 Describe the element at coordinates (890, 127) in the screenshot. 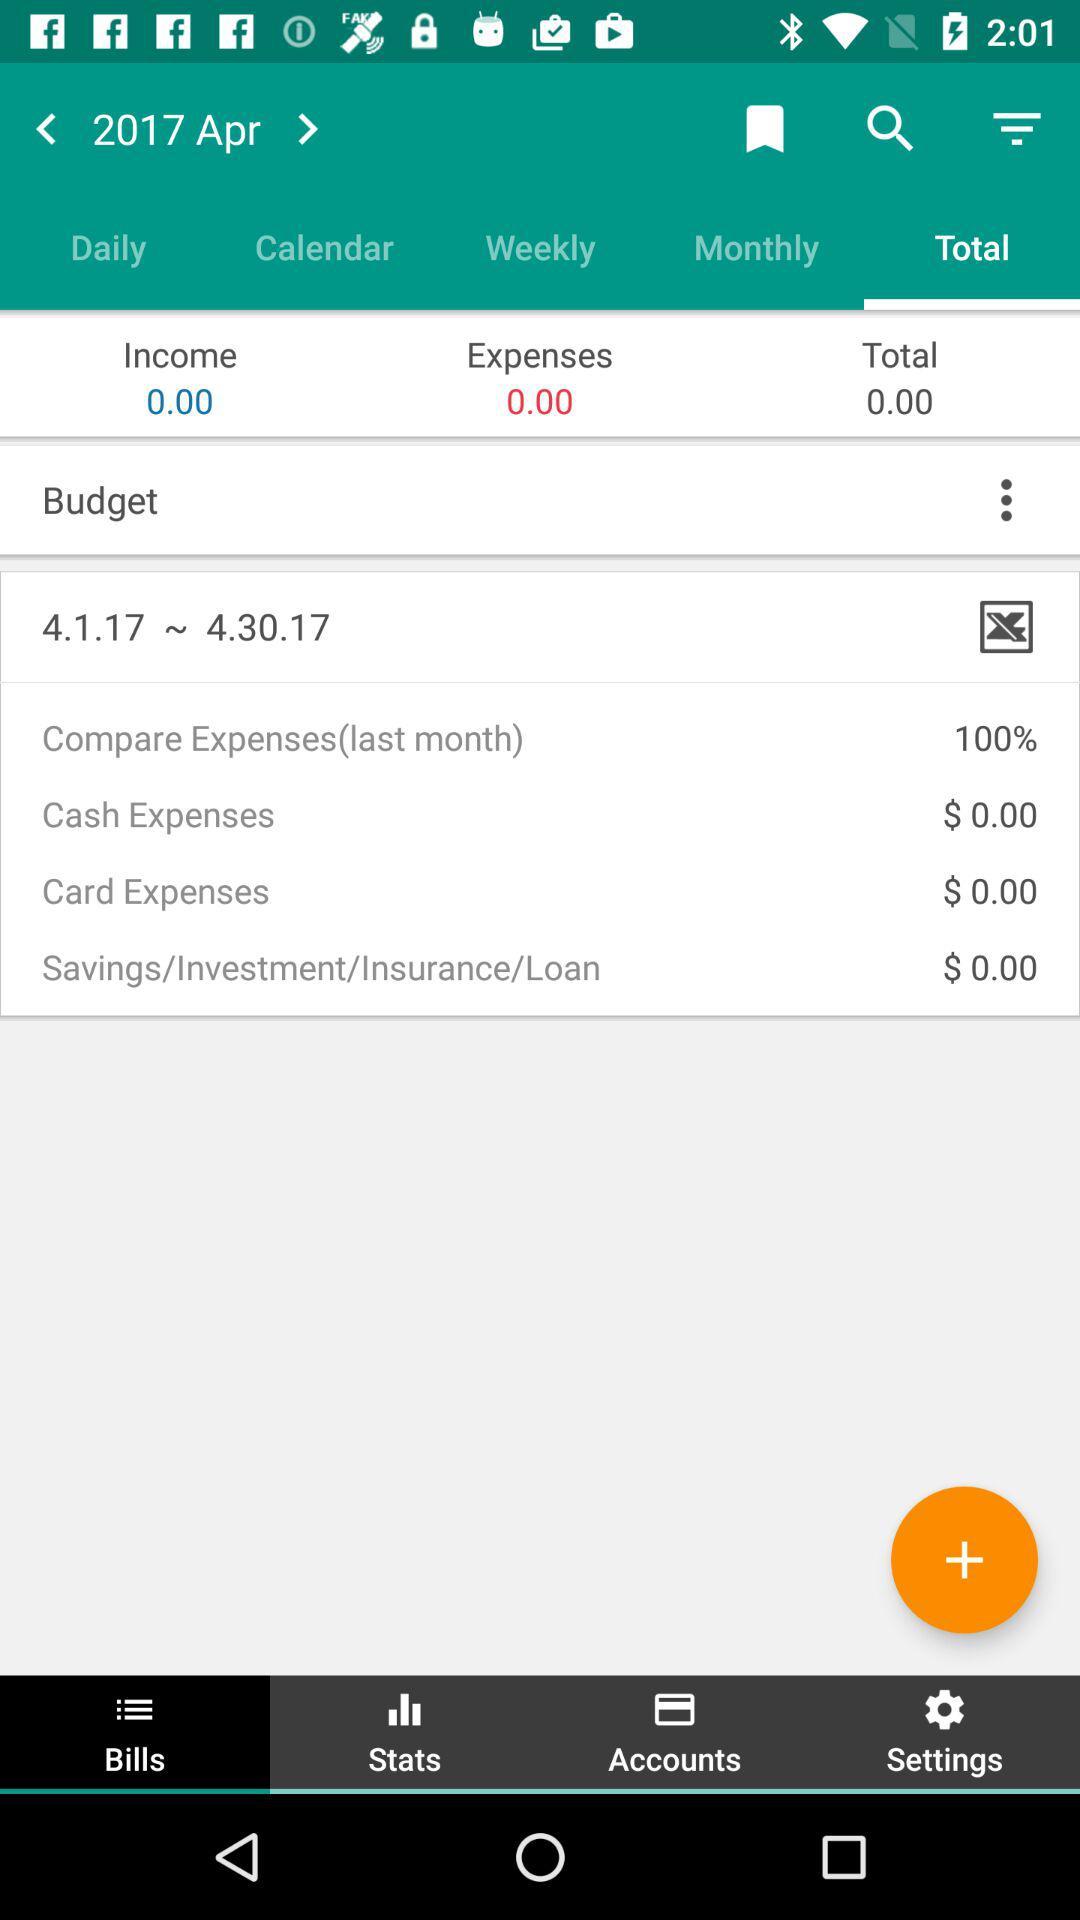

I see `the search icon` at that location.